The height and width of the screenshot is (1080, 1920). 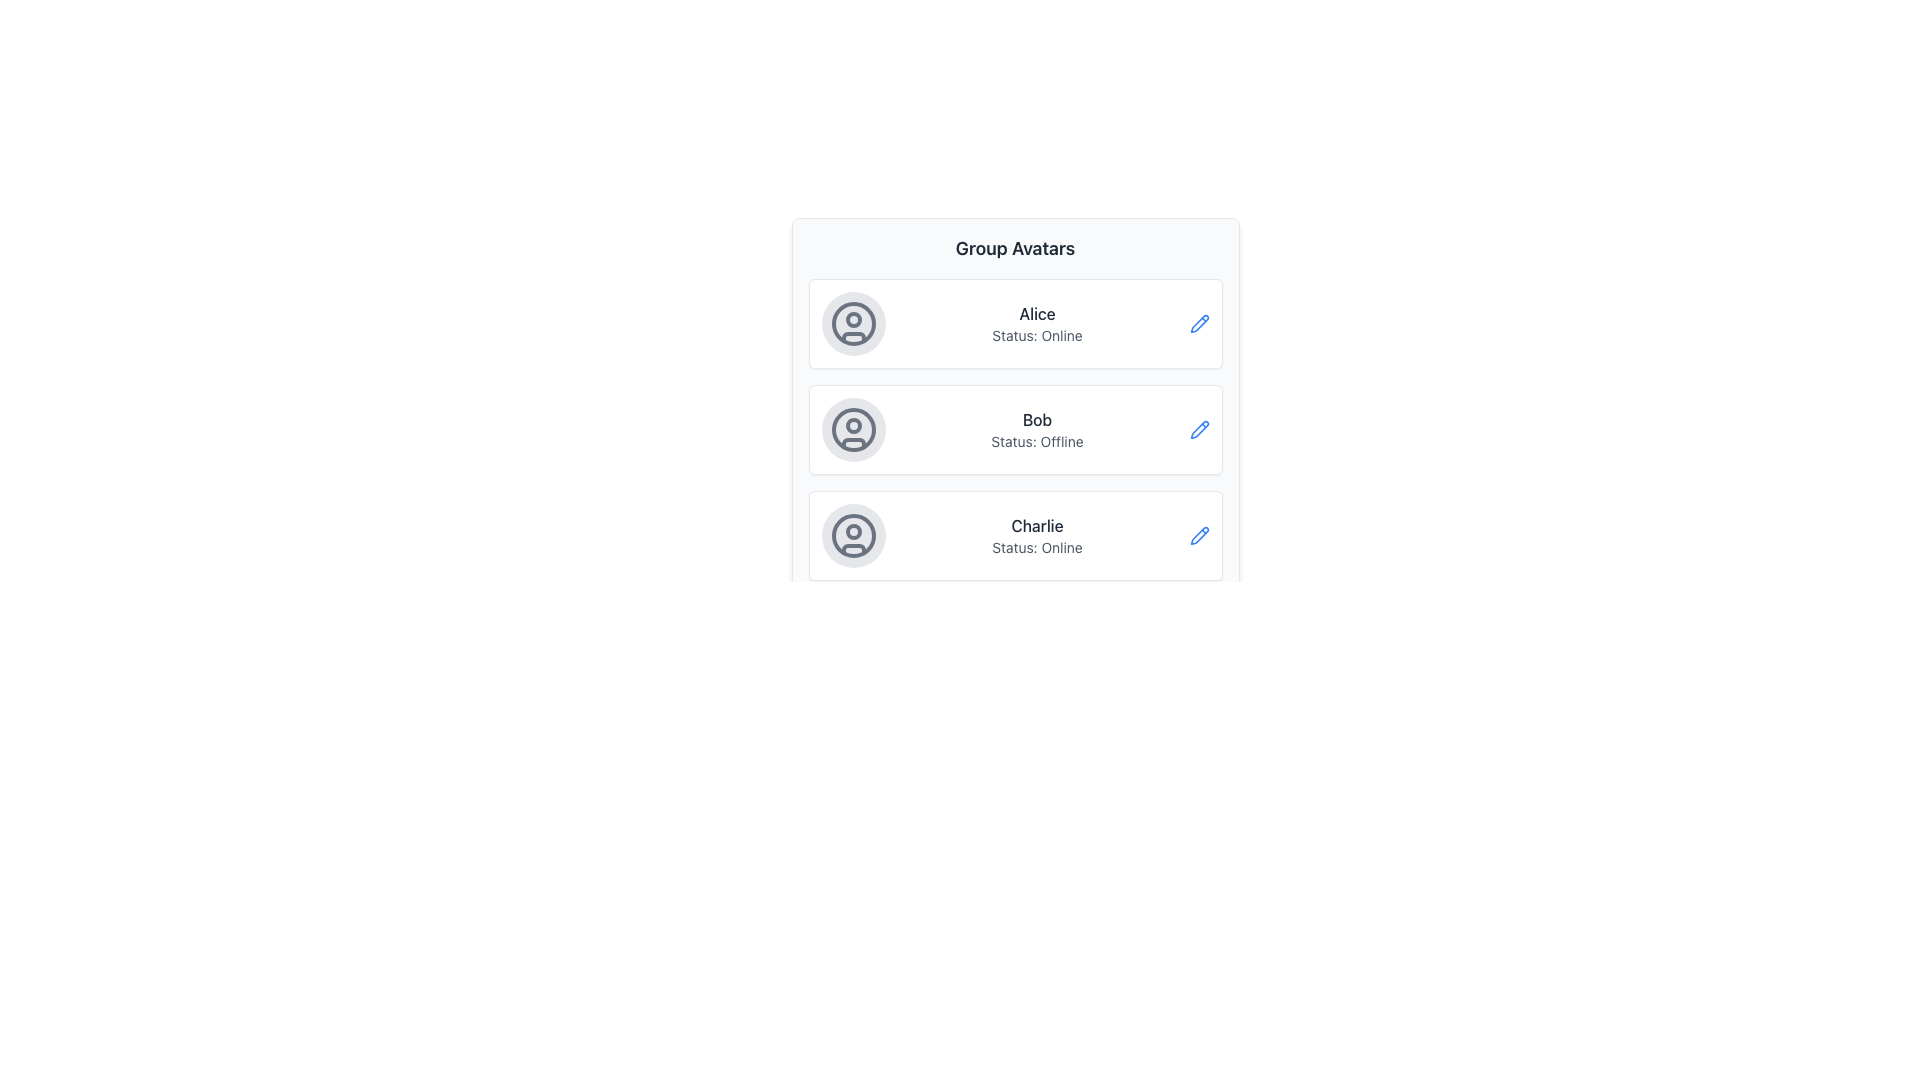 What do you see at coordinates (853, 428) in the screenshot?
I see `the circular user avatar icon representing 'Bob', which has a light gray background and a darker gray user outline, located in the second row of the user list` at bounding box center [853, 428].